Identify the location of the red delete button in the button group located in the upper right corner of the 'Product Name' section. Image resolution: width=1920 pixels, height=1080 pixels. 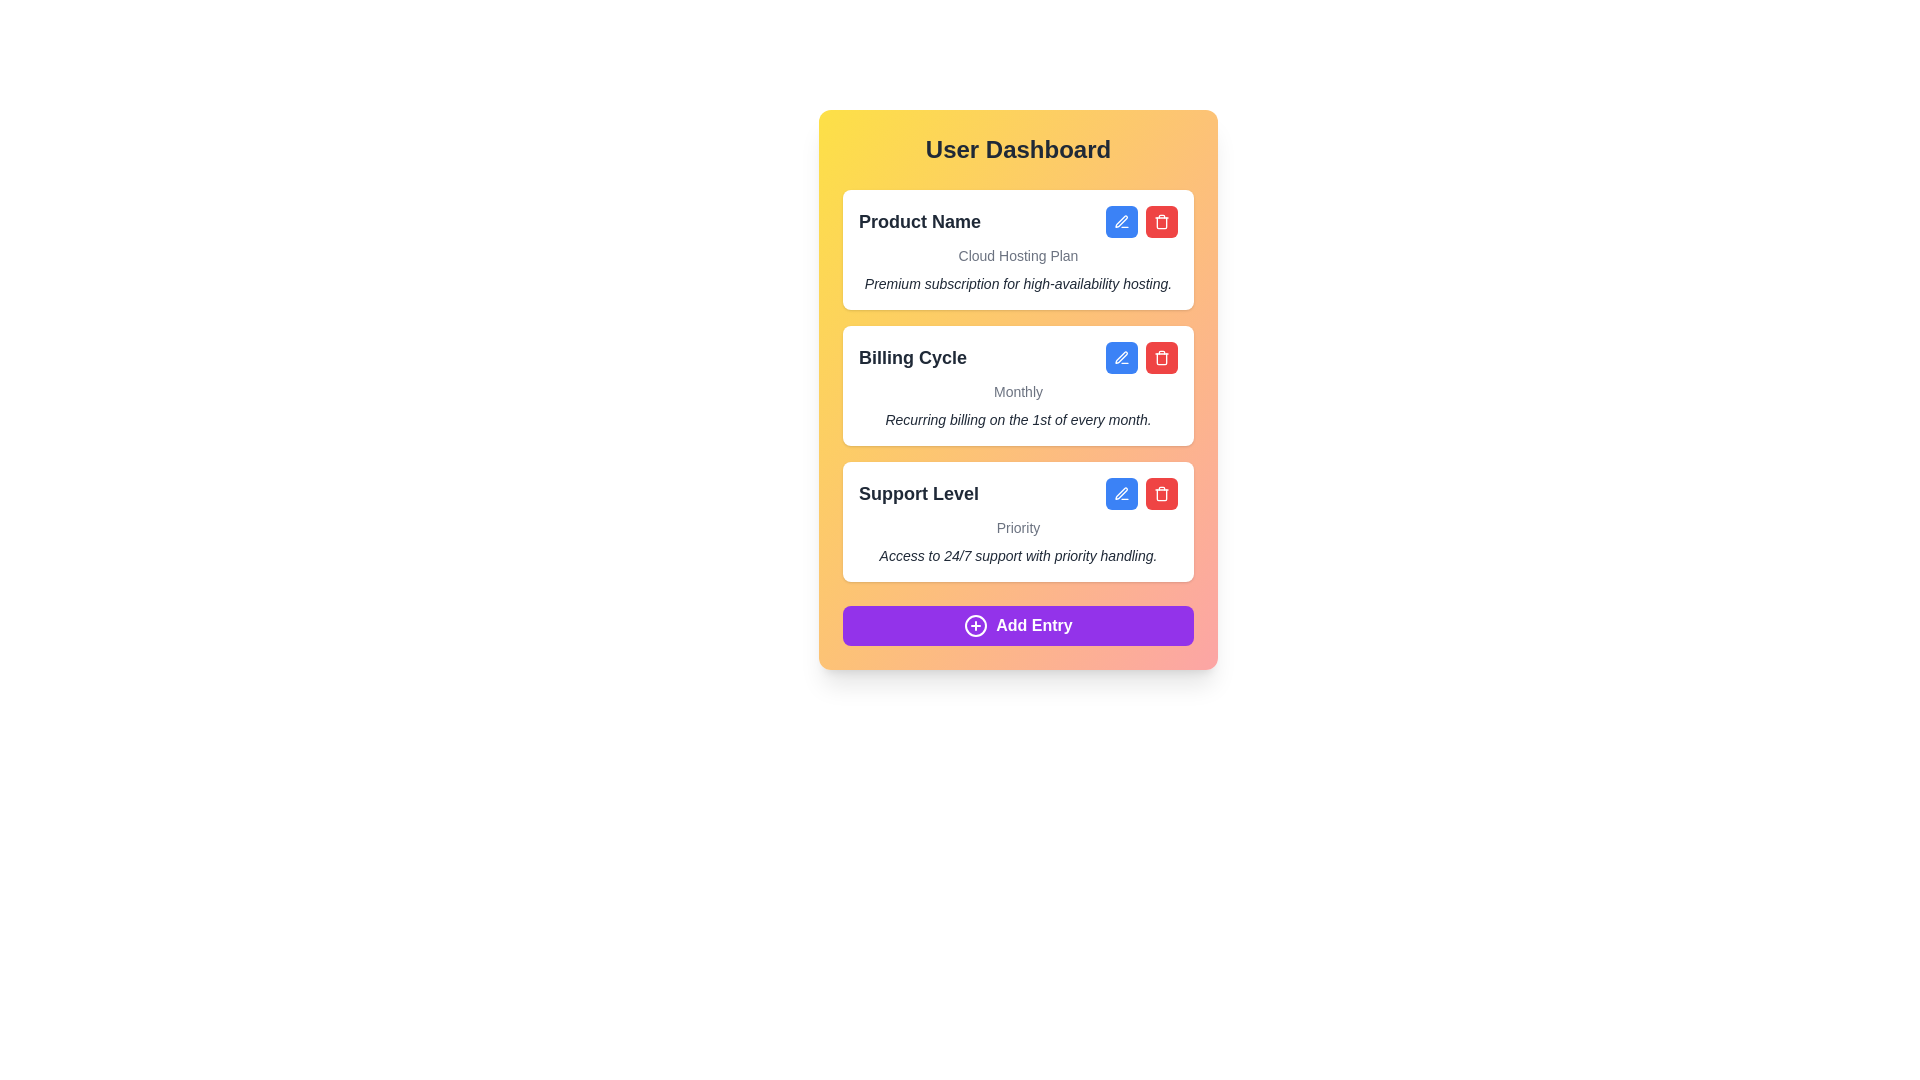
(1142, 222).